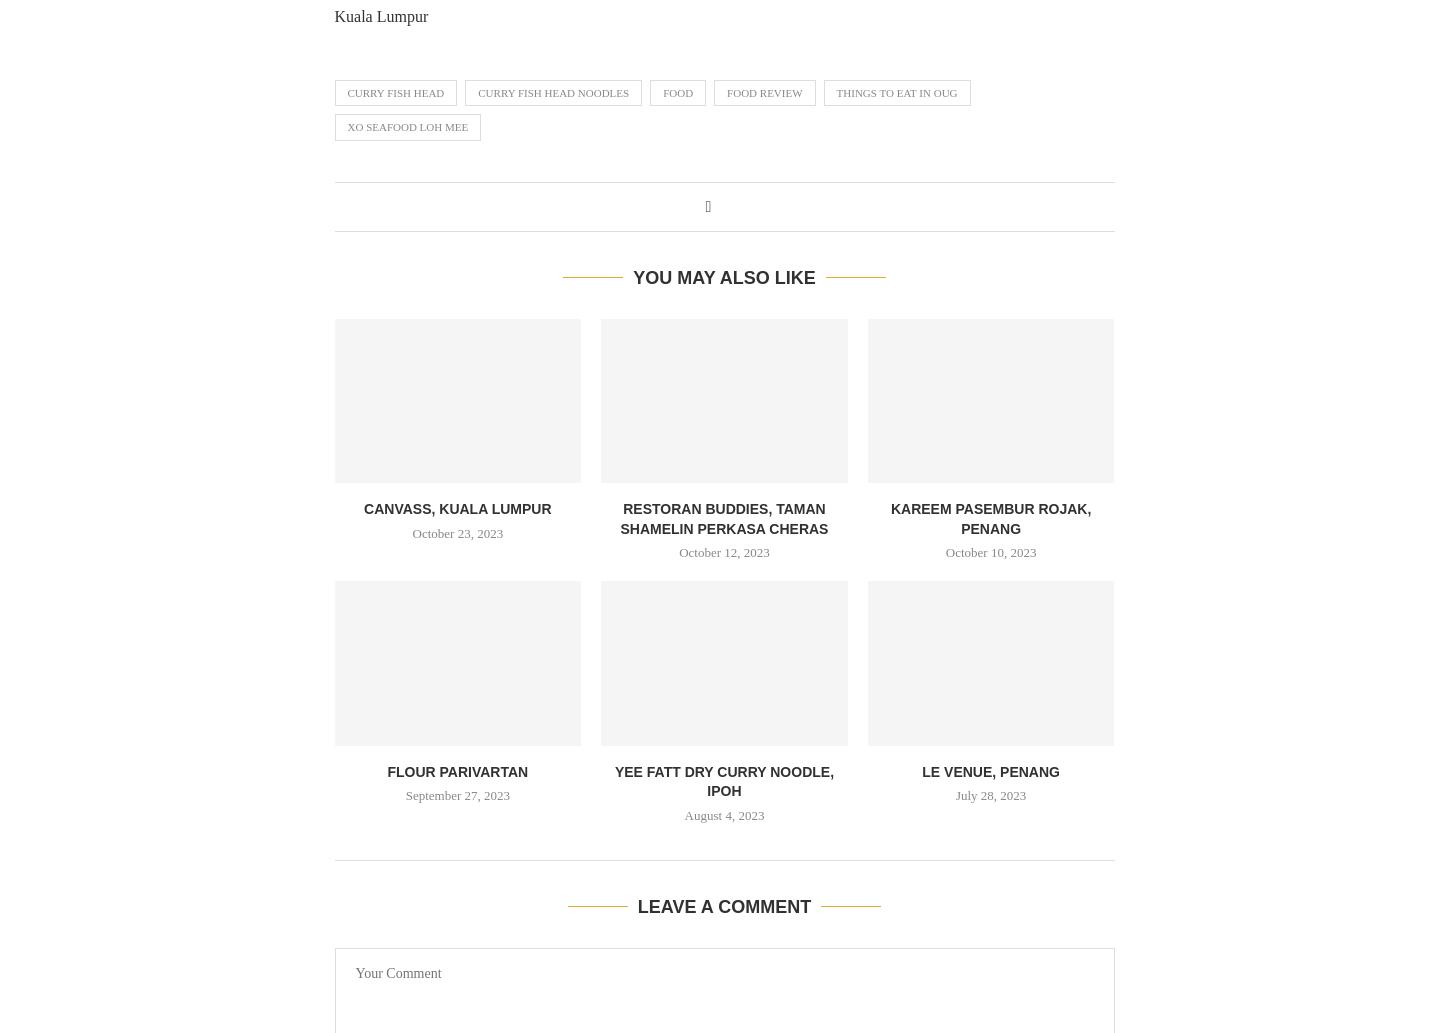 The image size is (1449, 1033). What do you see at coordinates (725, 92) in the screenshot?
I see `'Food Review'` at bounding box center [725, 92].